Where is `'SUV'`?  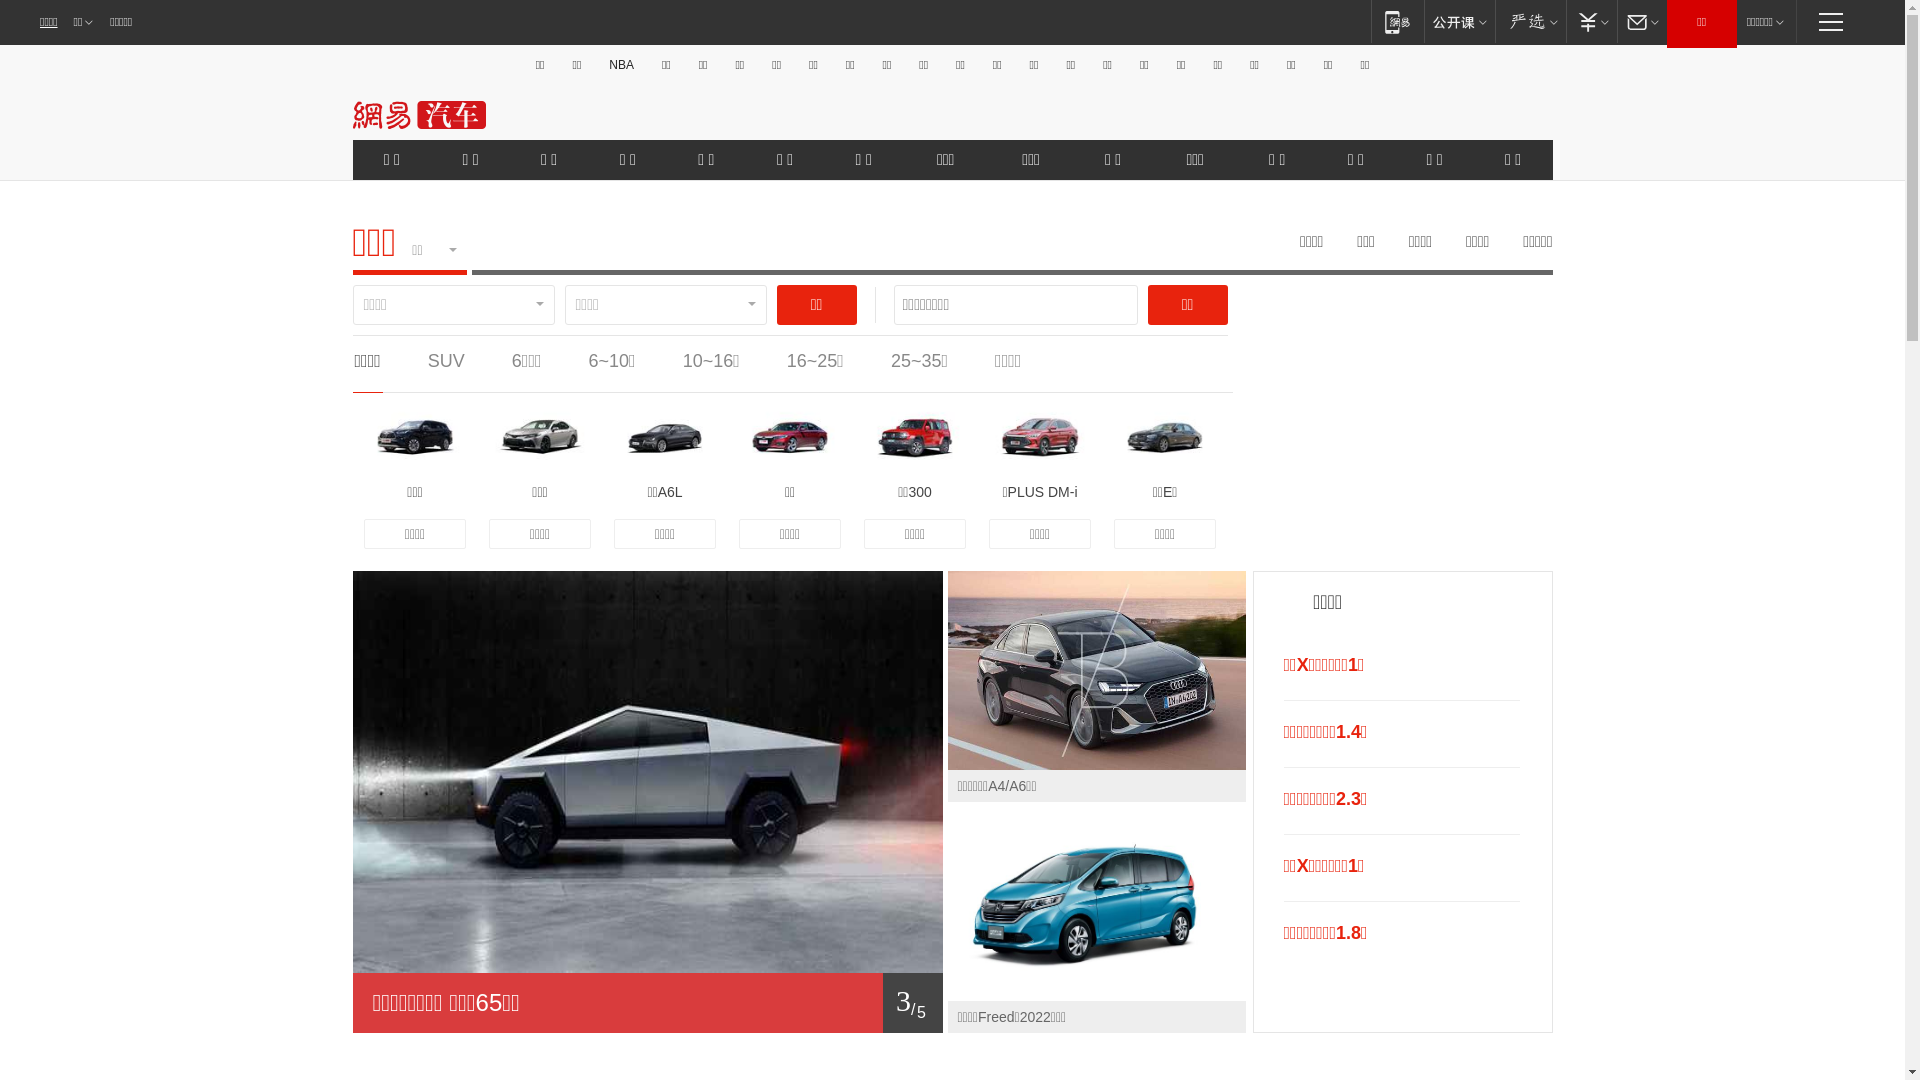 'SUV' is located at coordinates (426, 361).